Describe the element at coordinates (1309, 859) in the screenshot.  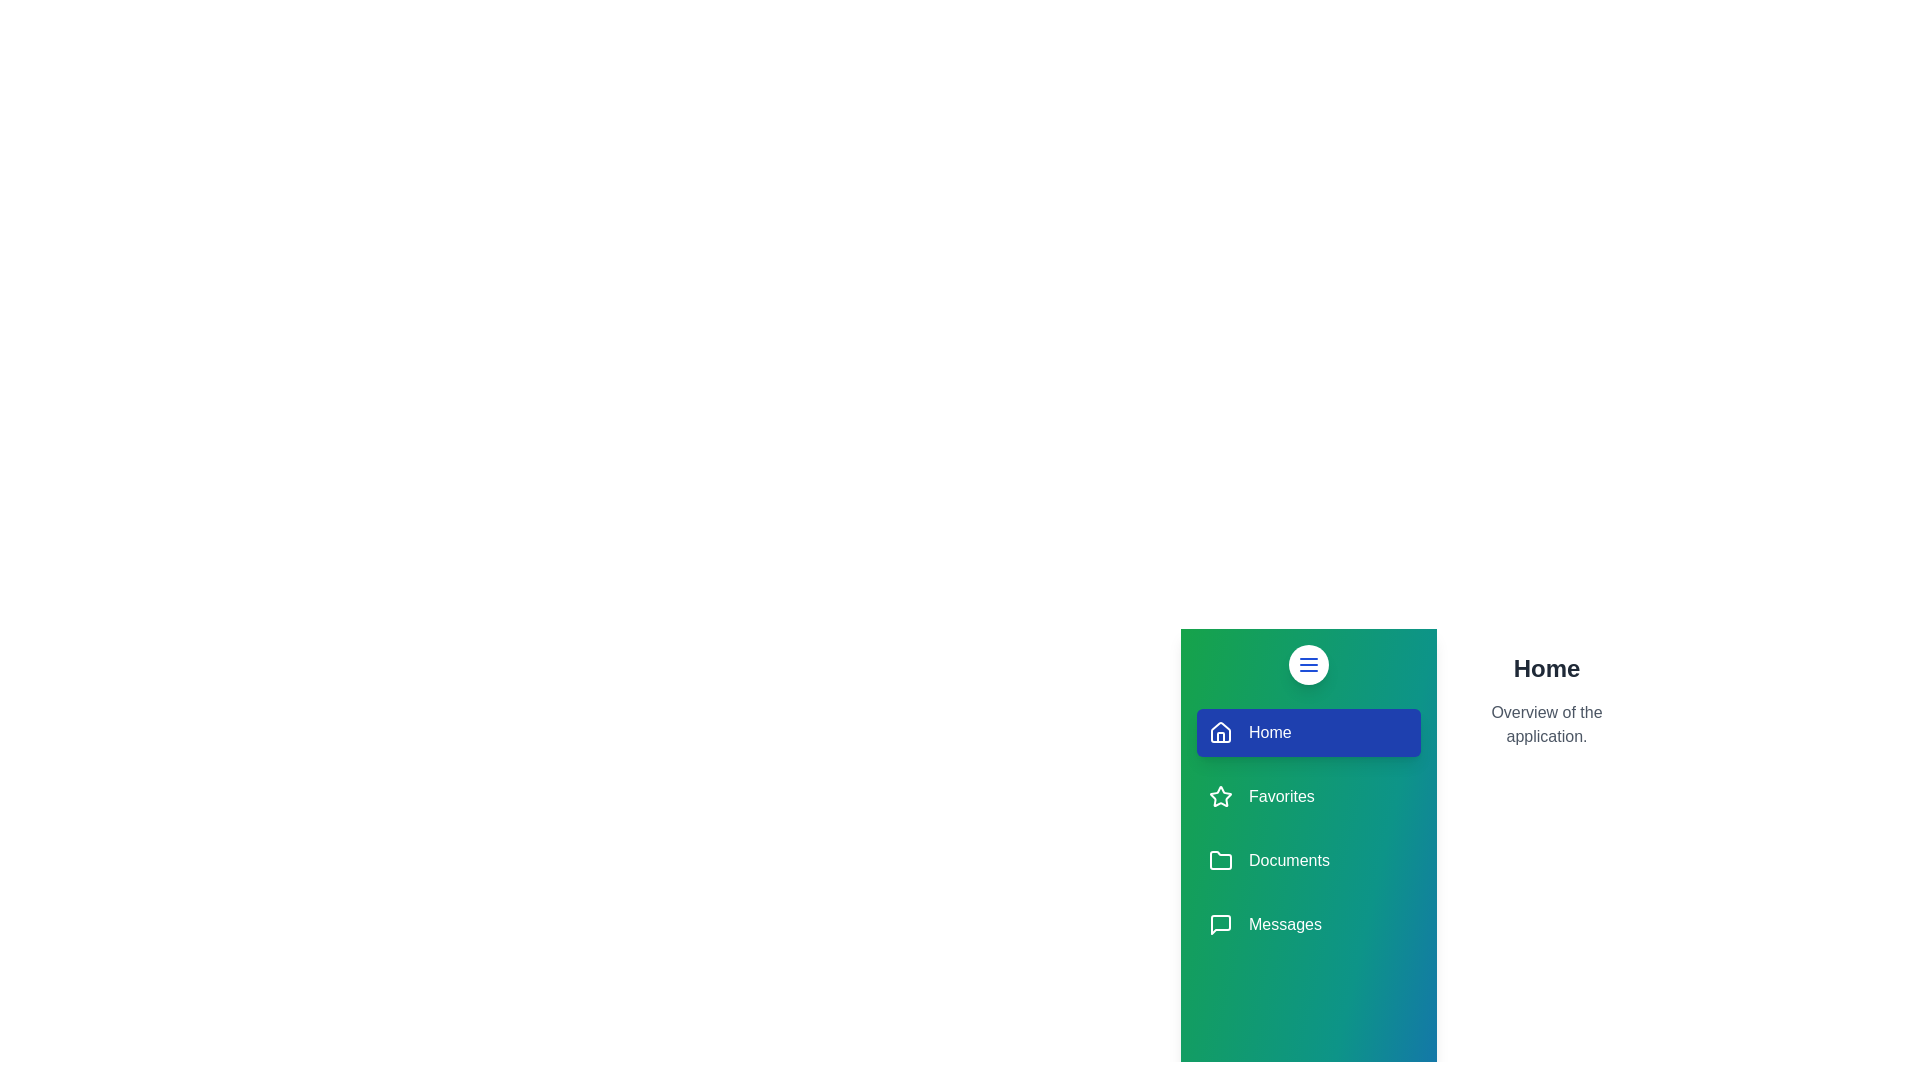
I see `the Documents section from the drawer menu` at that location.